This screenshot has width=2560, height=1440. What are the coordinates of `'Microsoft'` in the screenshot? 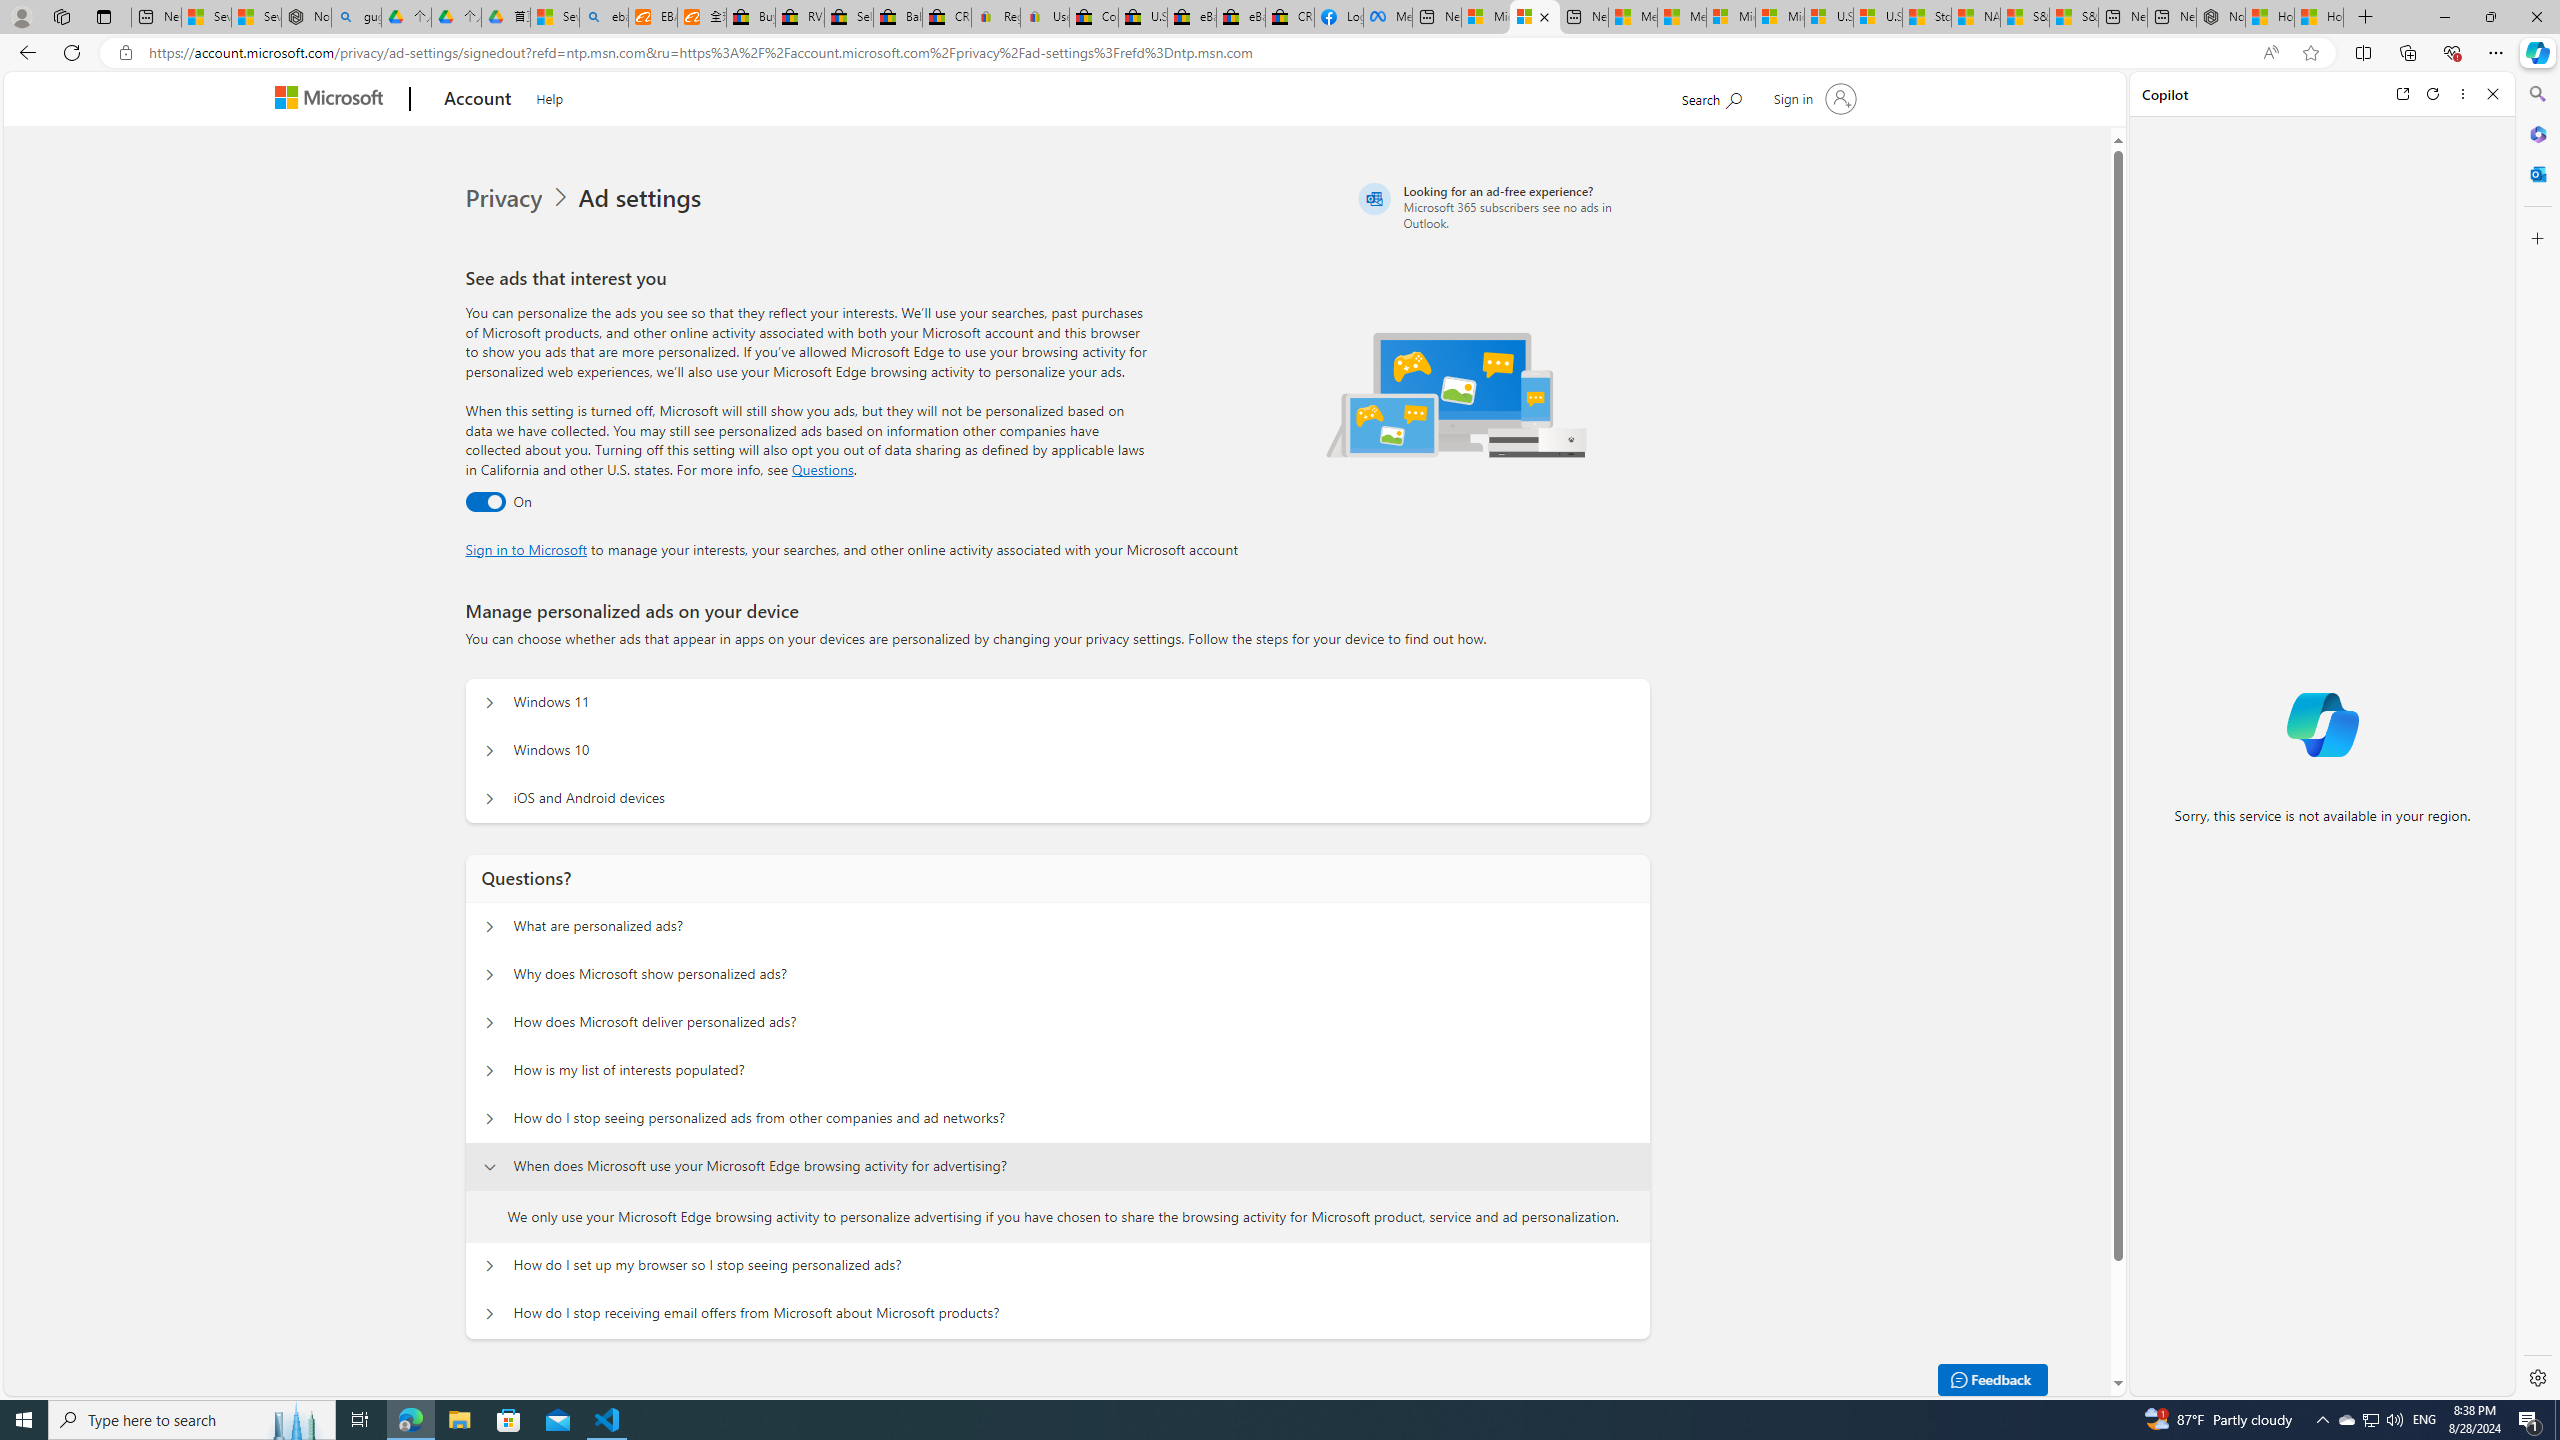 It's located at (334, 99).